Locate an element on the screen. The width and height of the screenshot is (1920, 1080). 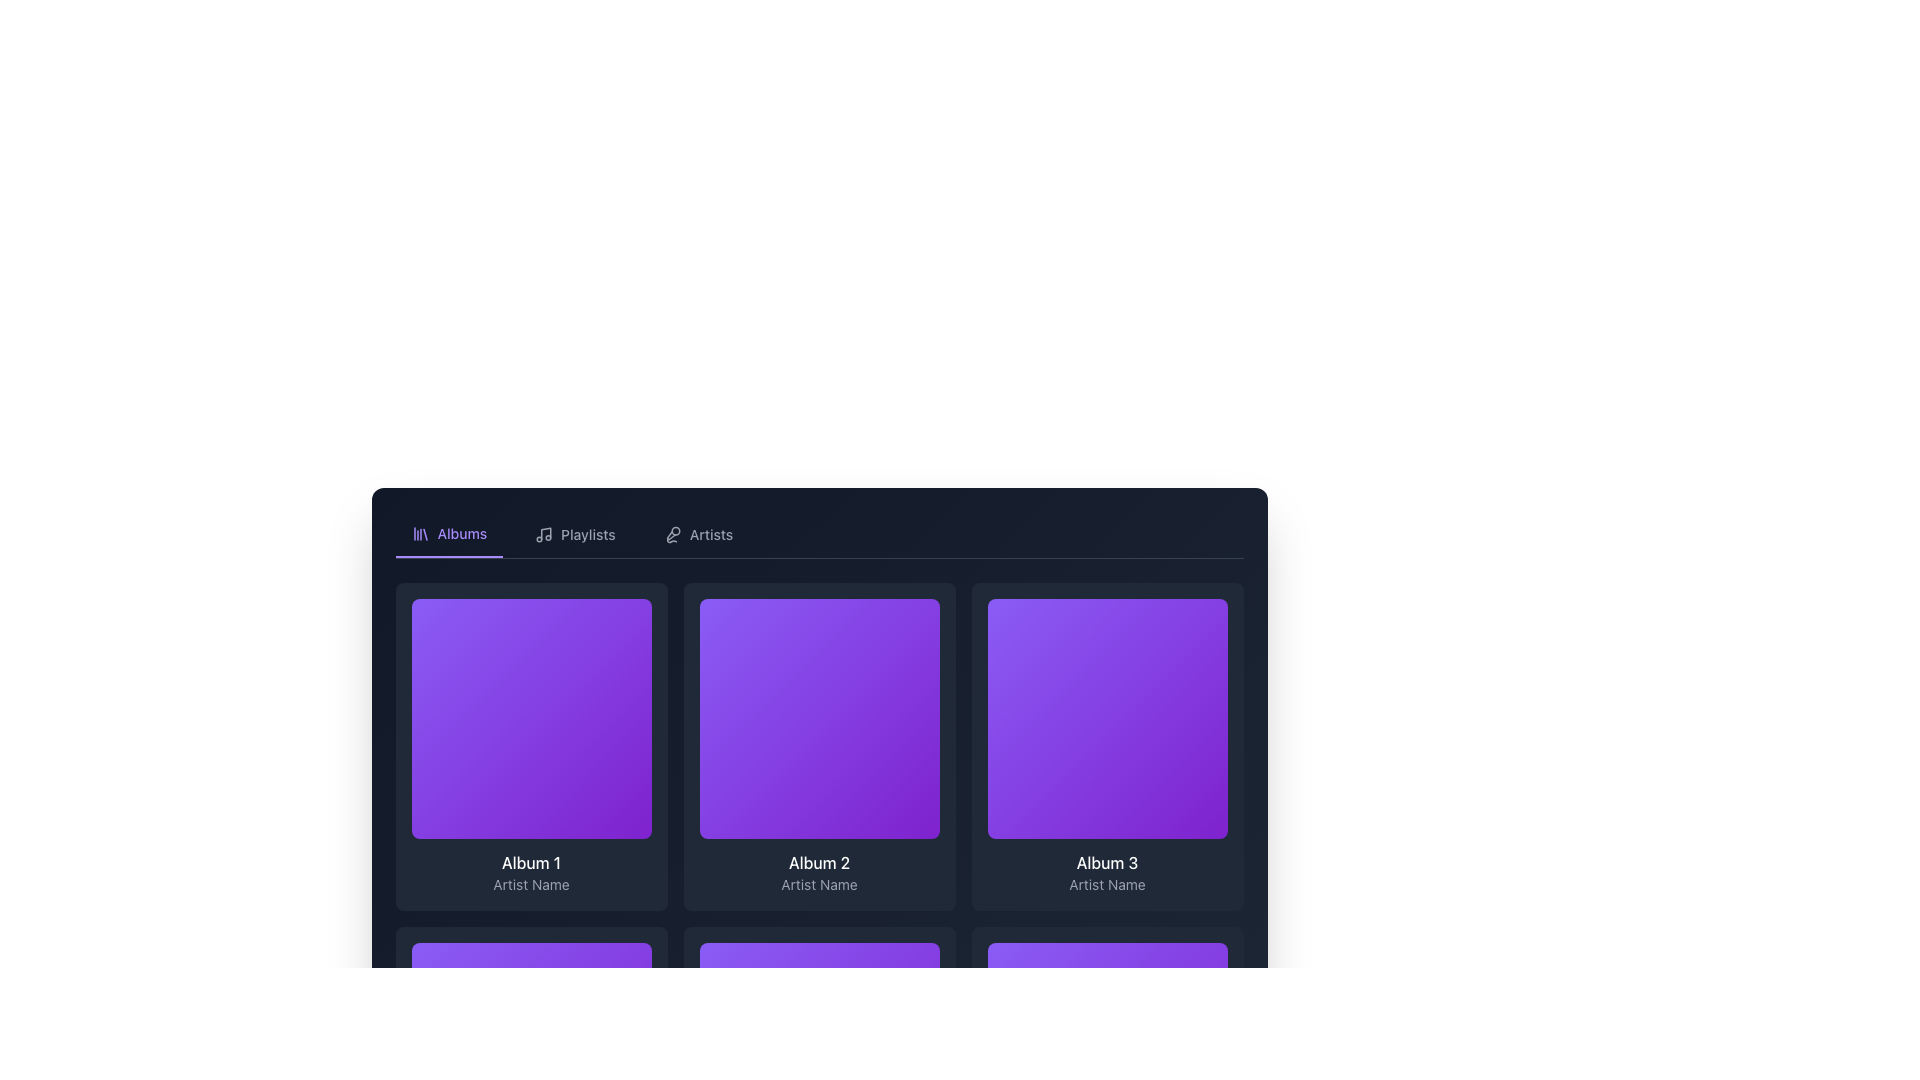
the Text label that identifies the album title, located below the album cover image within its card is located at coordinates (531, 862).